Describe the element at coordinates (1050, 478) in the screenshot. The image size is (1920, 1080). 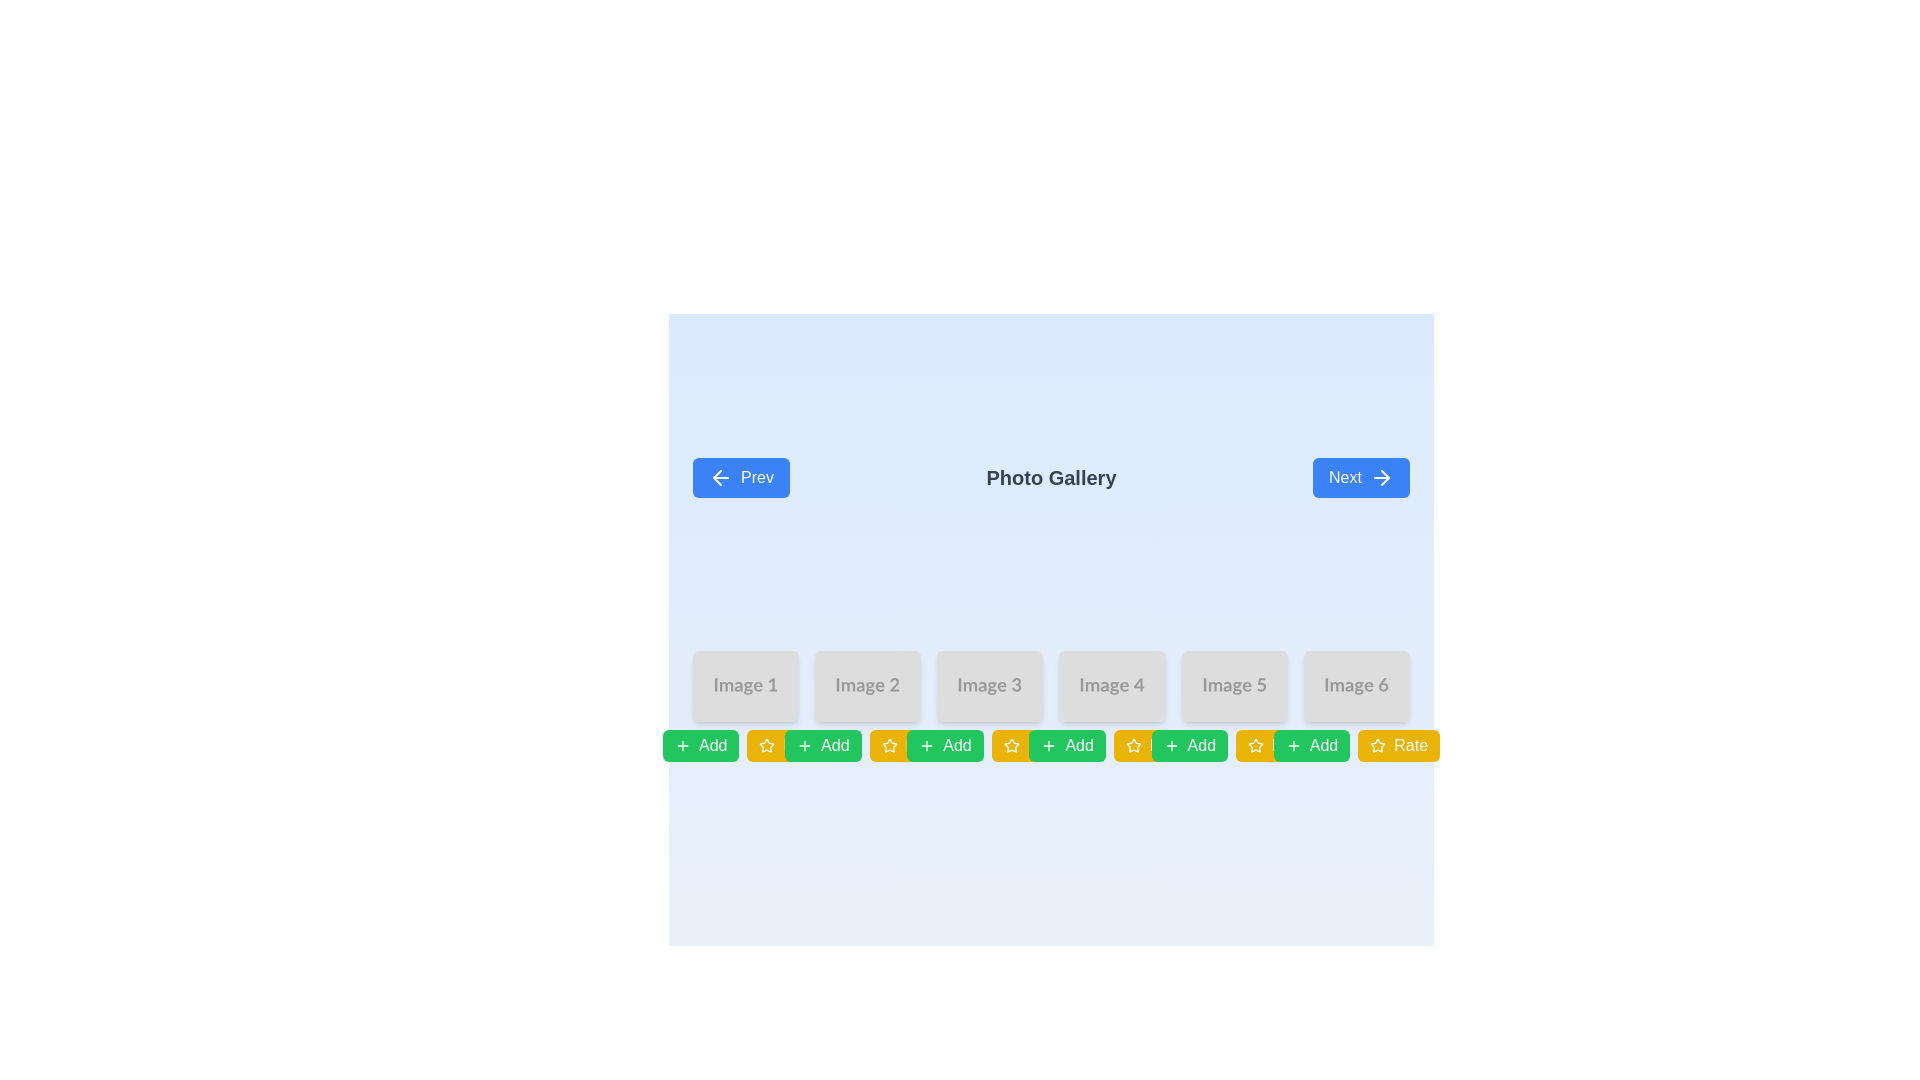
I see `the 'Photo Gallery' text label located in the center of the horizontal menu bar, which indicates the current section of the interface` at that location.